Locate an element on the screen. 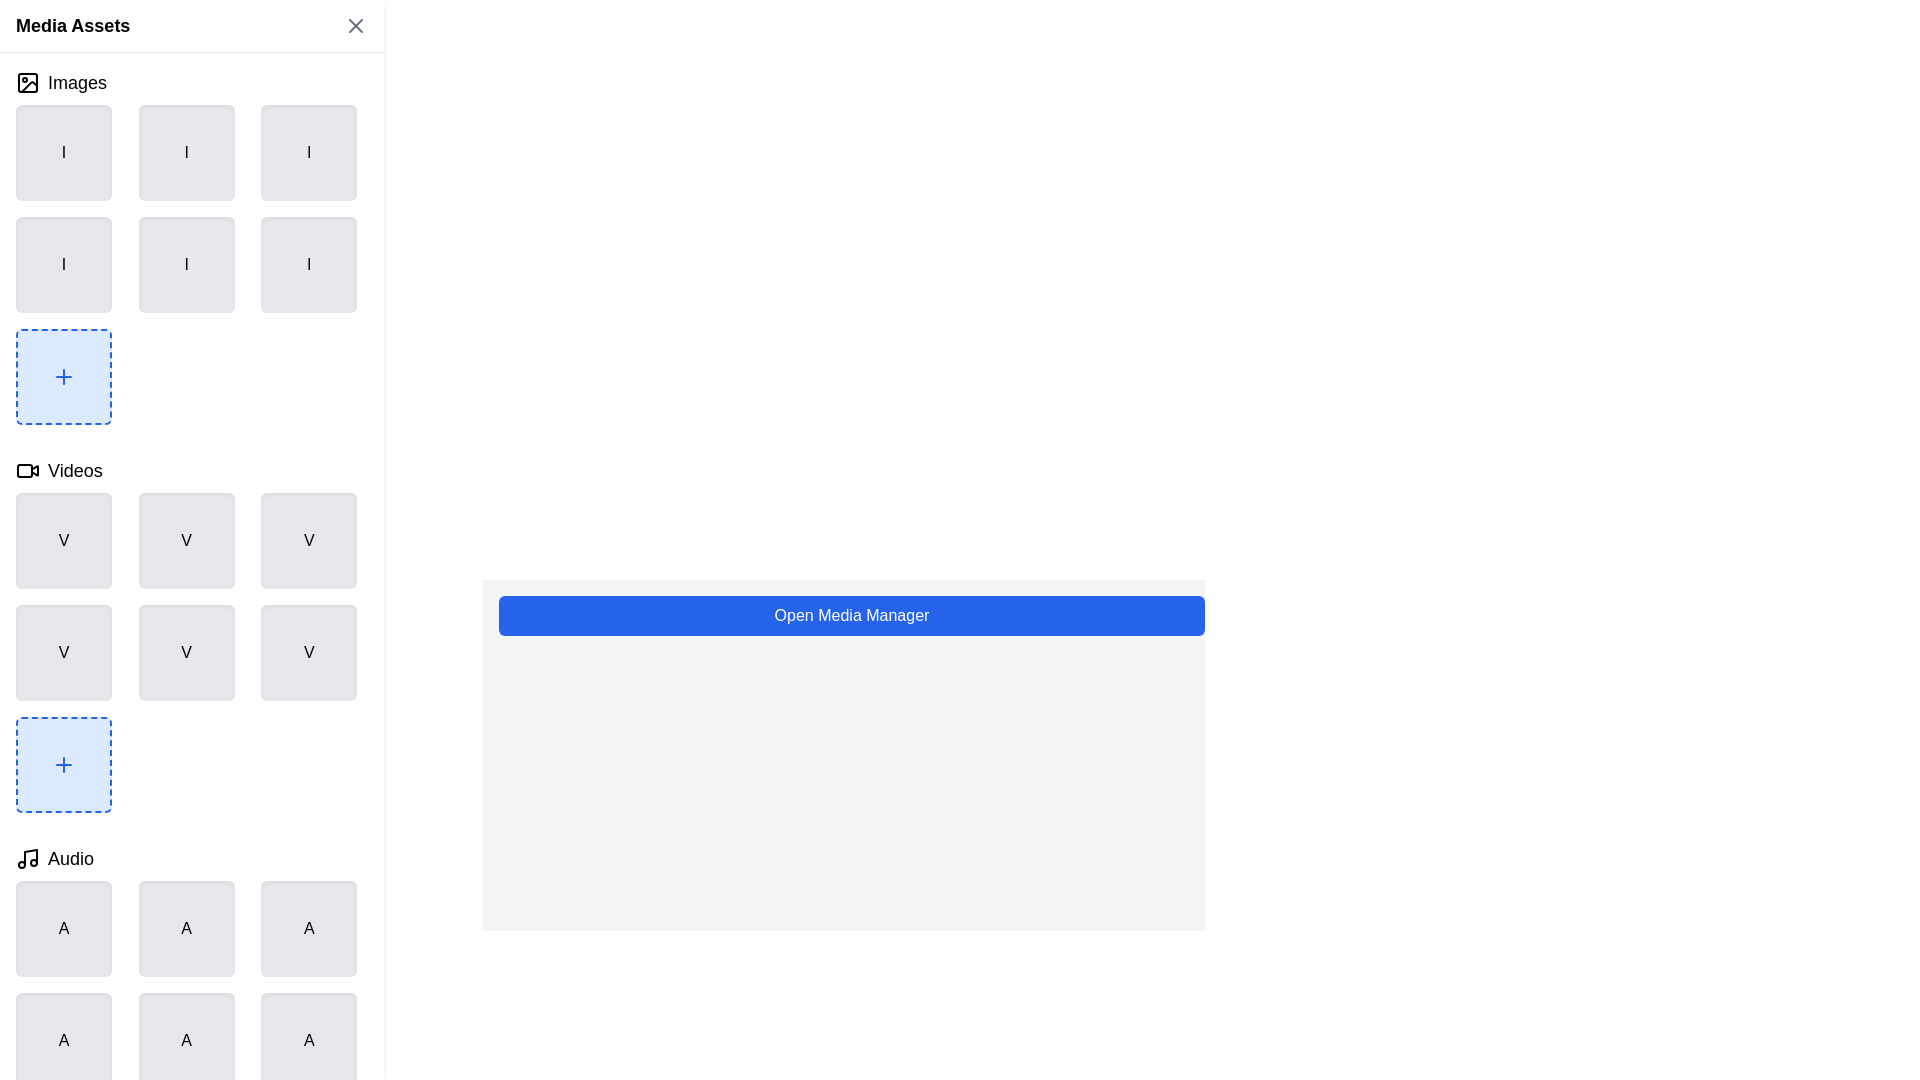 This screenshot has height=1080, width=1920. the 'Videos' icon located in the left sidebar menu, which is the first item to the left of the text label 'Videos' is located at coordinates (28, 470).